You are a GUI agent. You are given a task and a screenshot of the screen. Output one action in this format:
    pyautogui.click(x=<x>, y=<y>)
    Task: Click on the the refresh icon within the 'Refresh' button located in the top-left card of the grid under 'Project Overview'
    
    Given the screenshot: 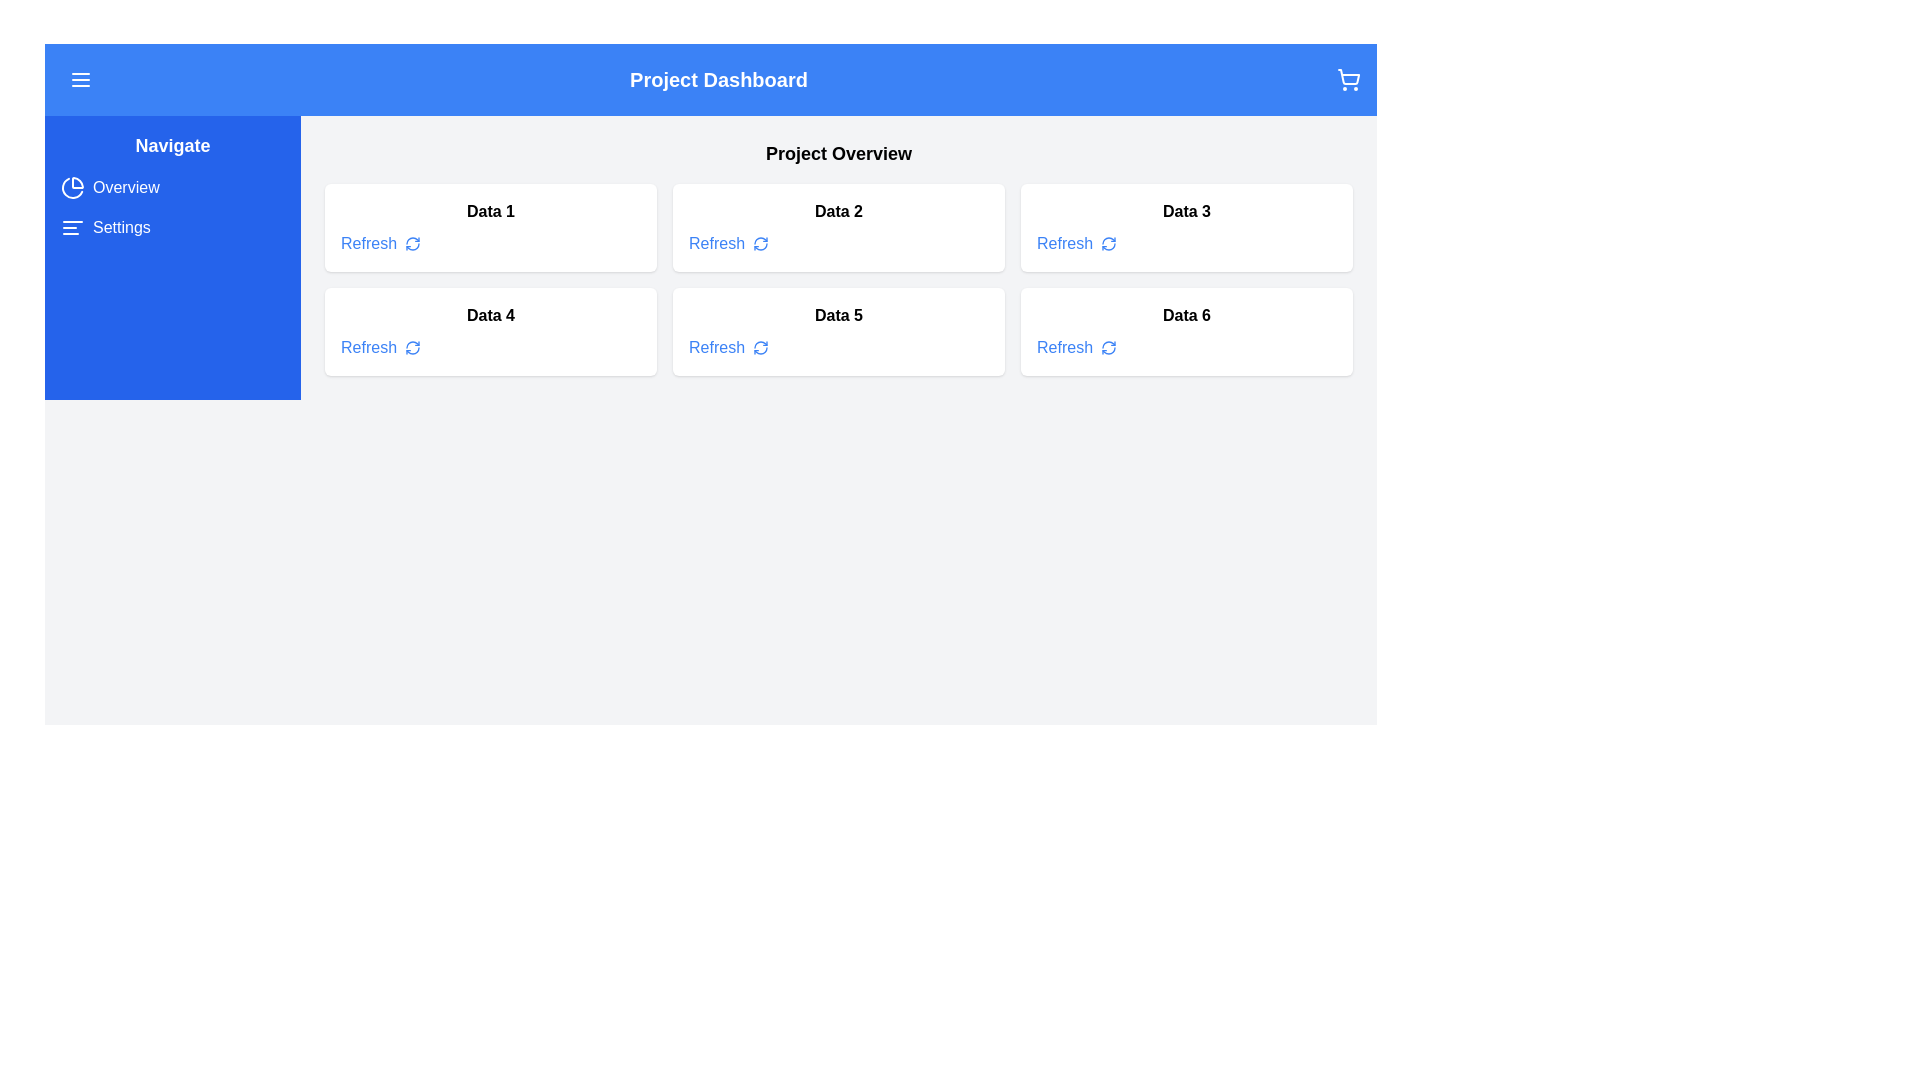 What is the action you would take?
    pyautogui.click(x=411, y=242)
    